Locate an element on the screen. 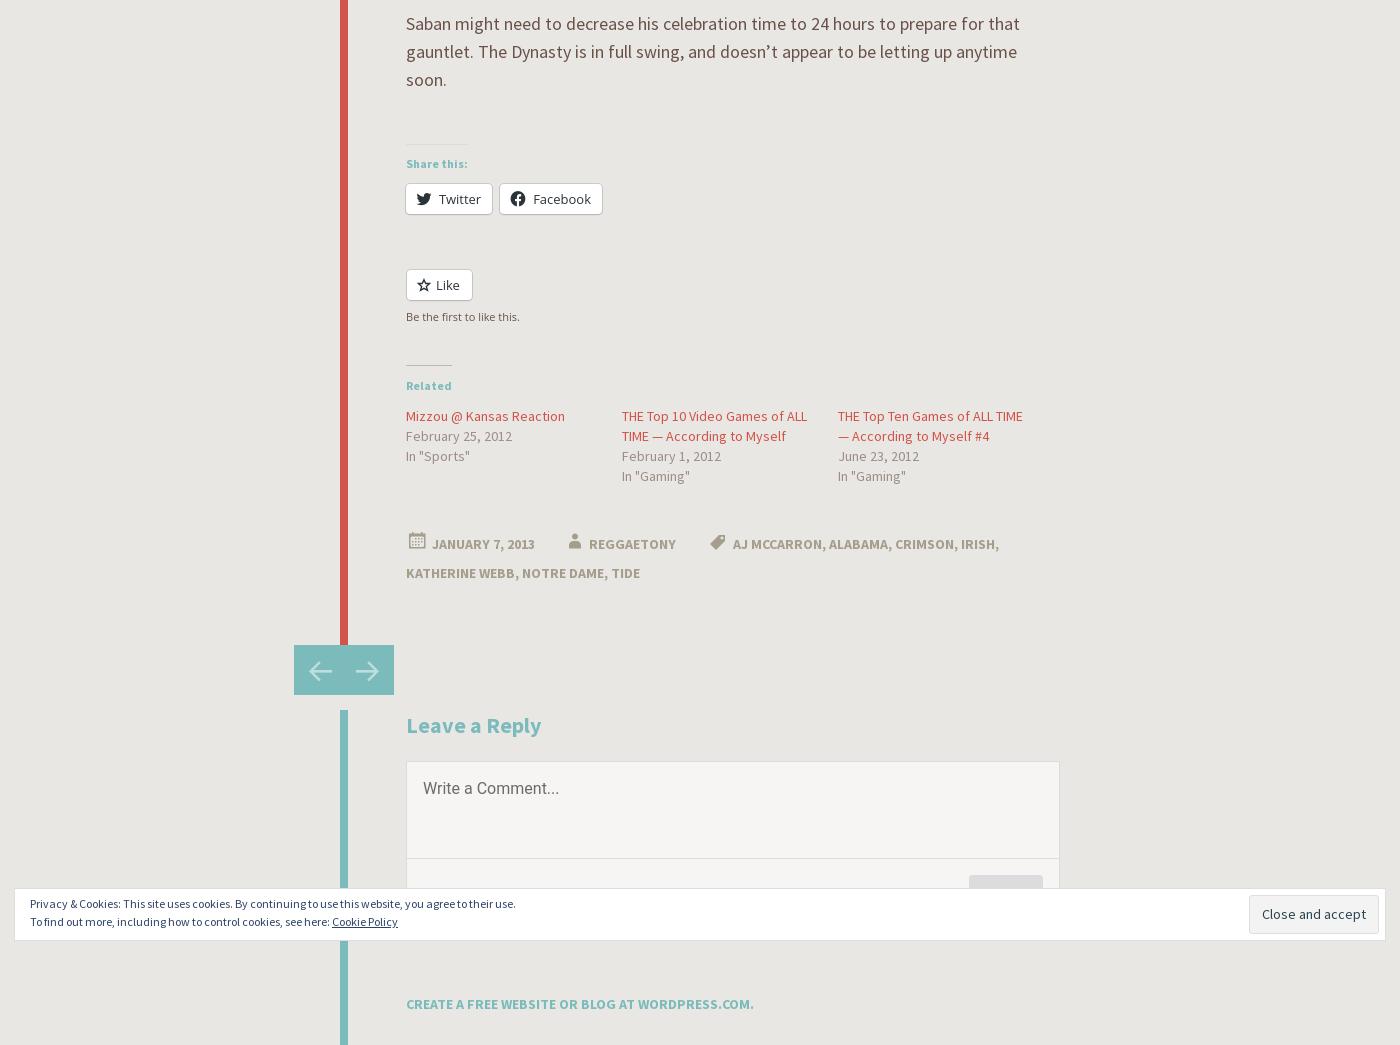 Image resolution: width=1400 pixels, height=1045 pixels. 'reggaetony' is located at coordinates (632, 542).